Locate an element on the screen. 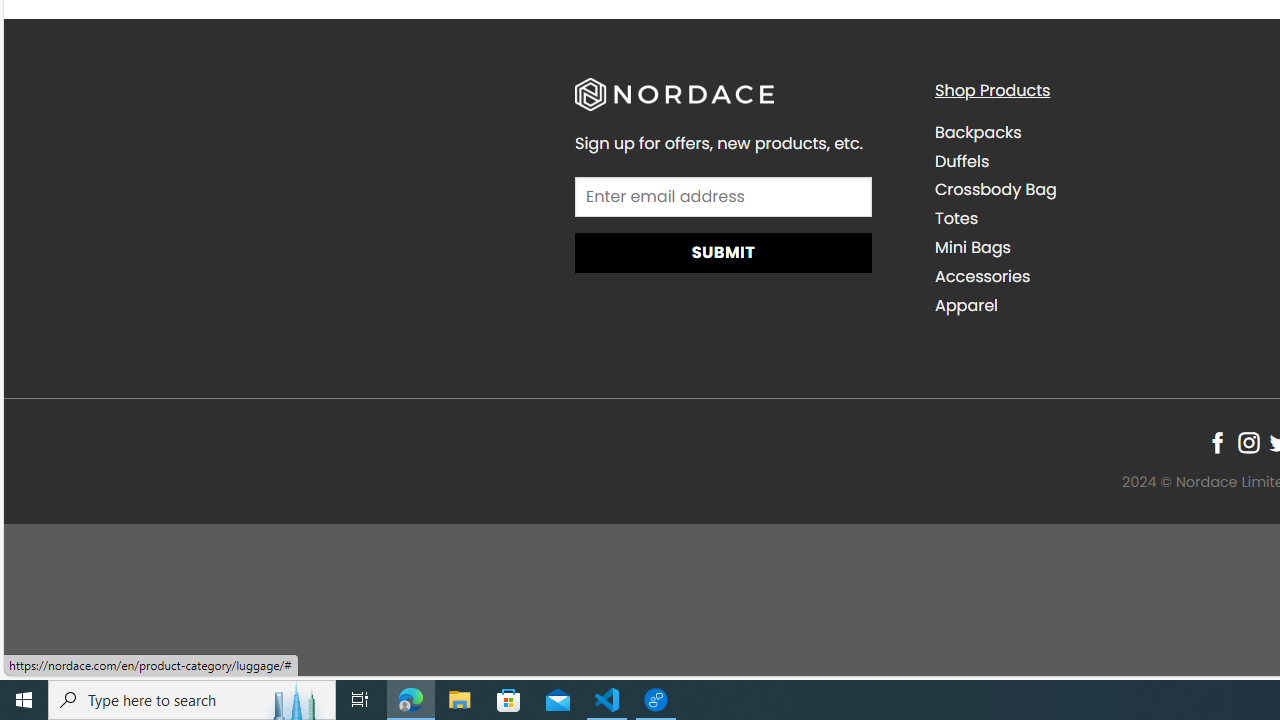  'Submit' is located at coordinates (722, 252).